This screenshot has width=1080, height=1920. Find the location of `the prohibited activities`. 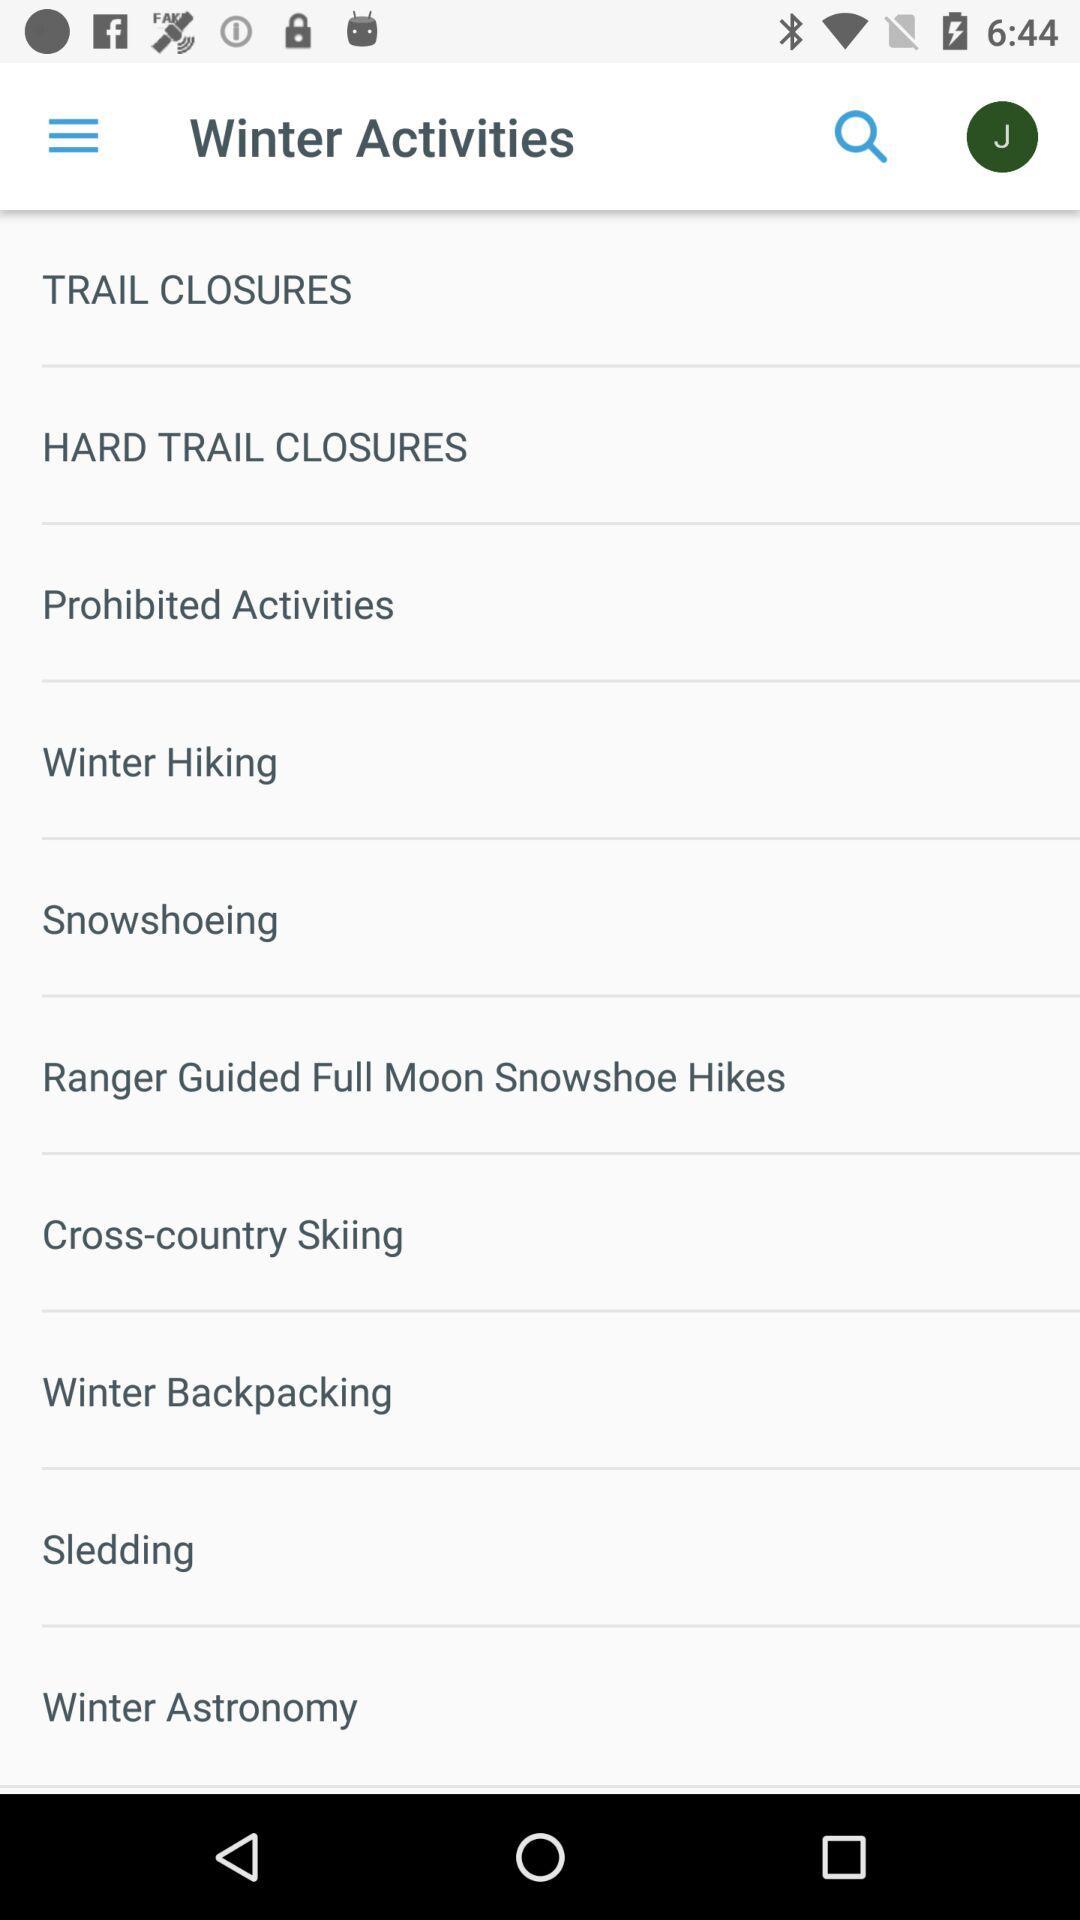

the prohibited activities is located at coordinates (560, 602).